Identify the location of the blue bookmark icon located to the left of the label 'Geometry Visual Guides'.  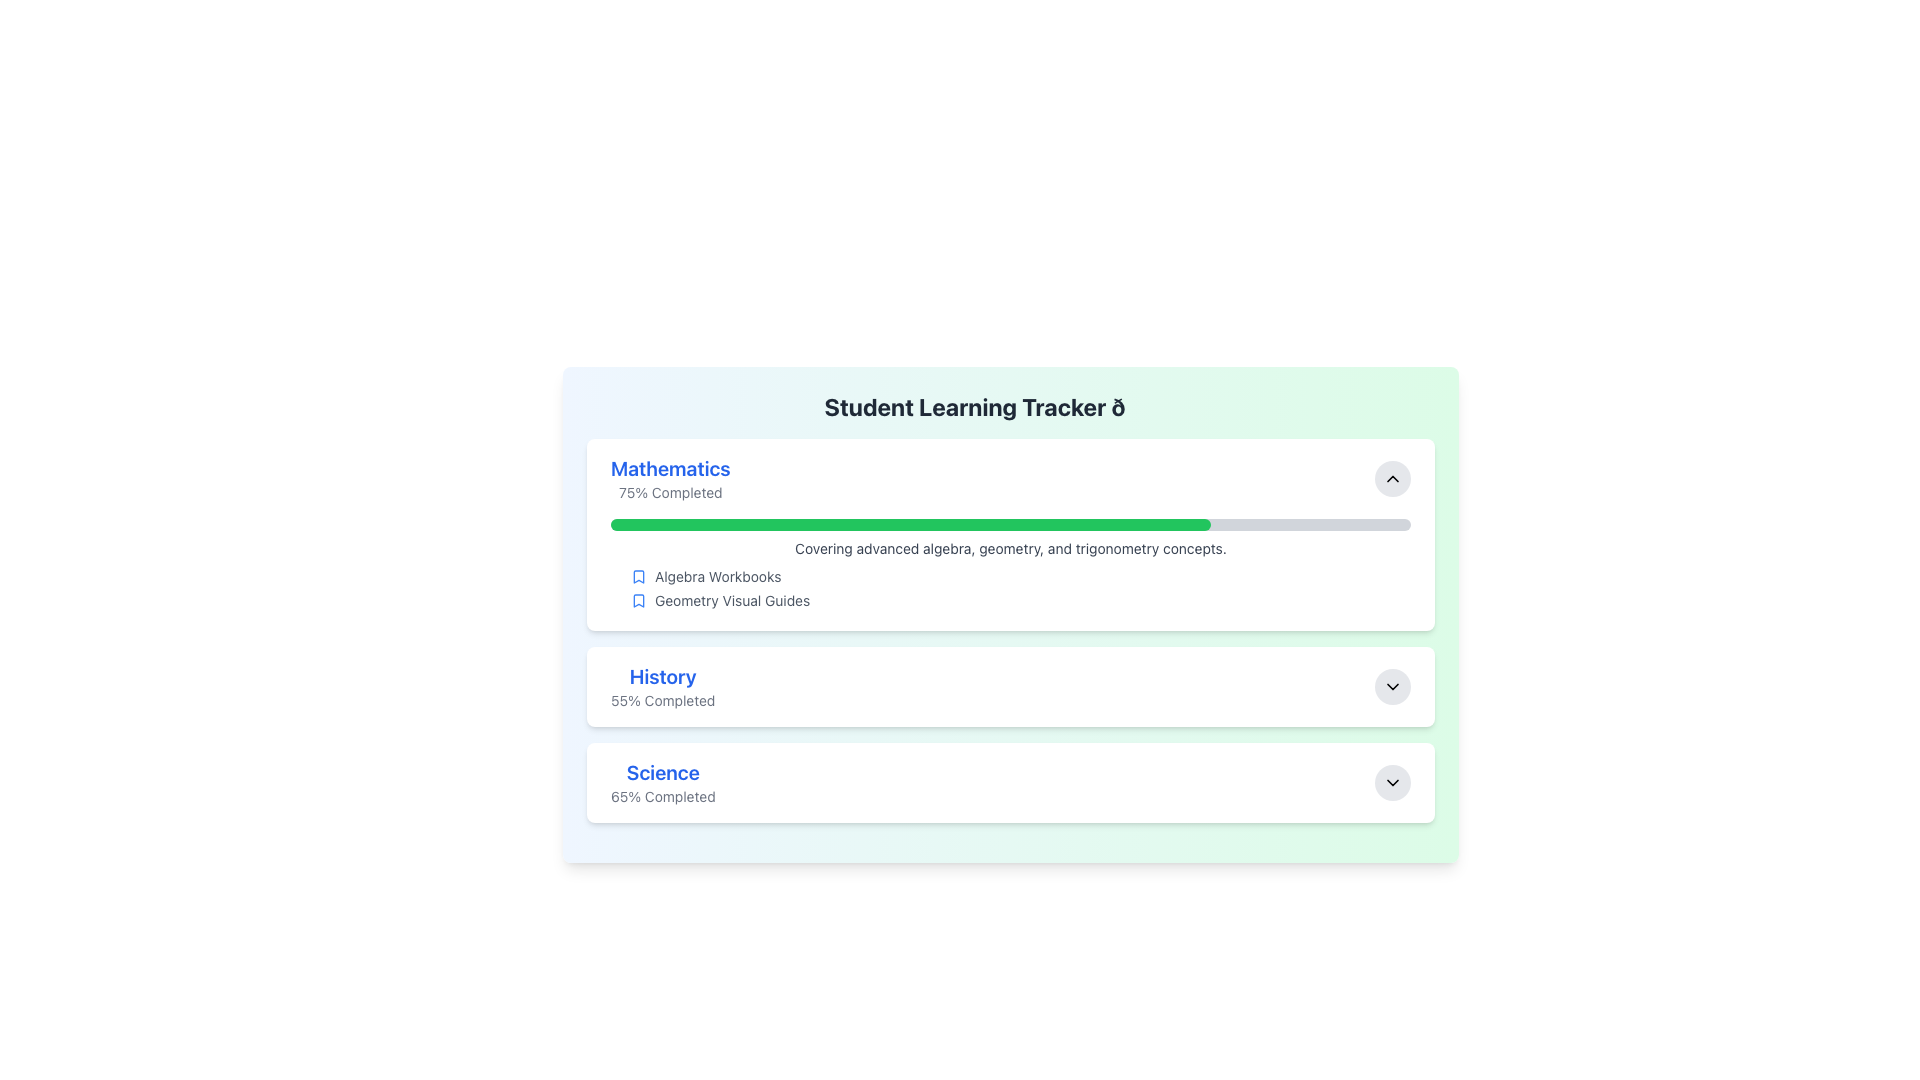
(637, 600).